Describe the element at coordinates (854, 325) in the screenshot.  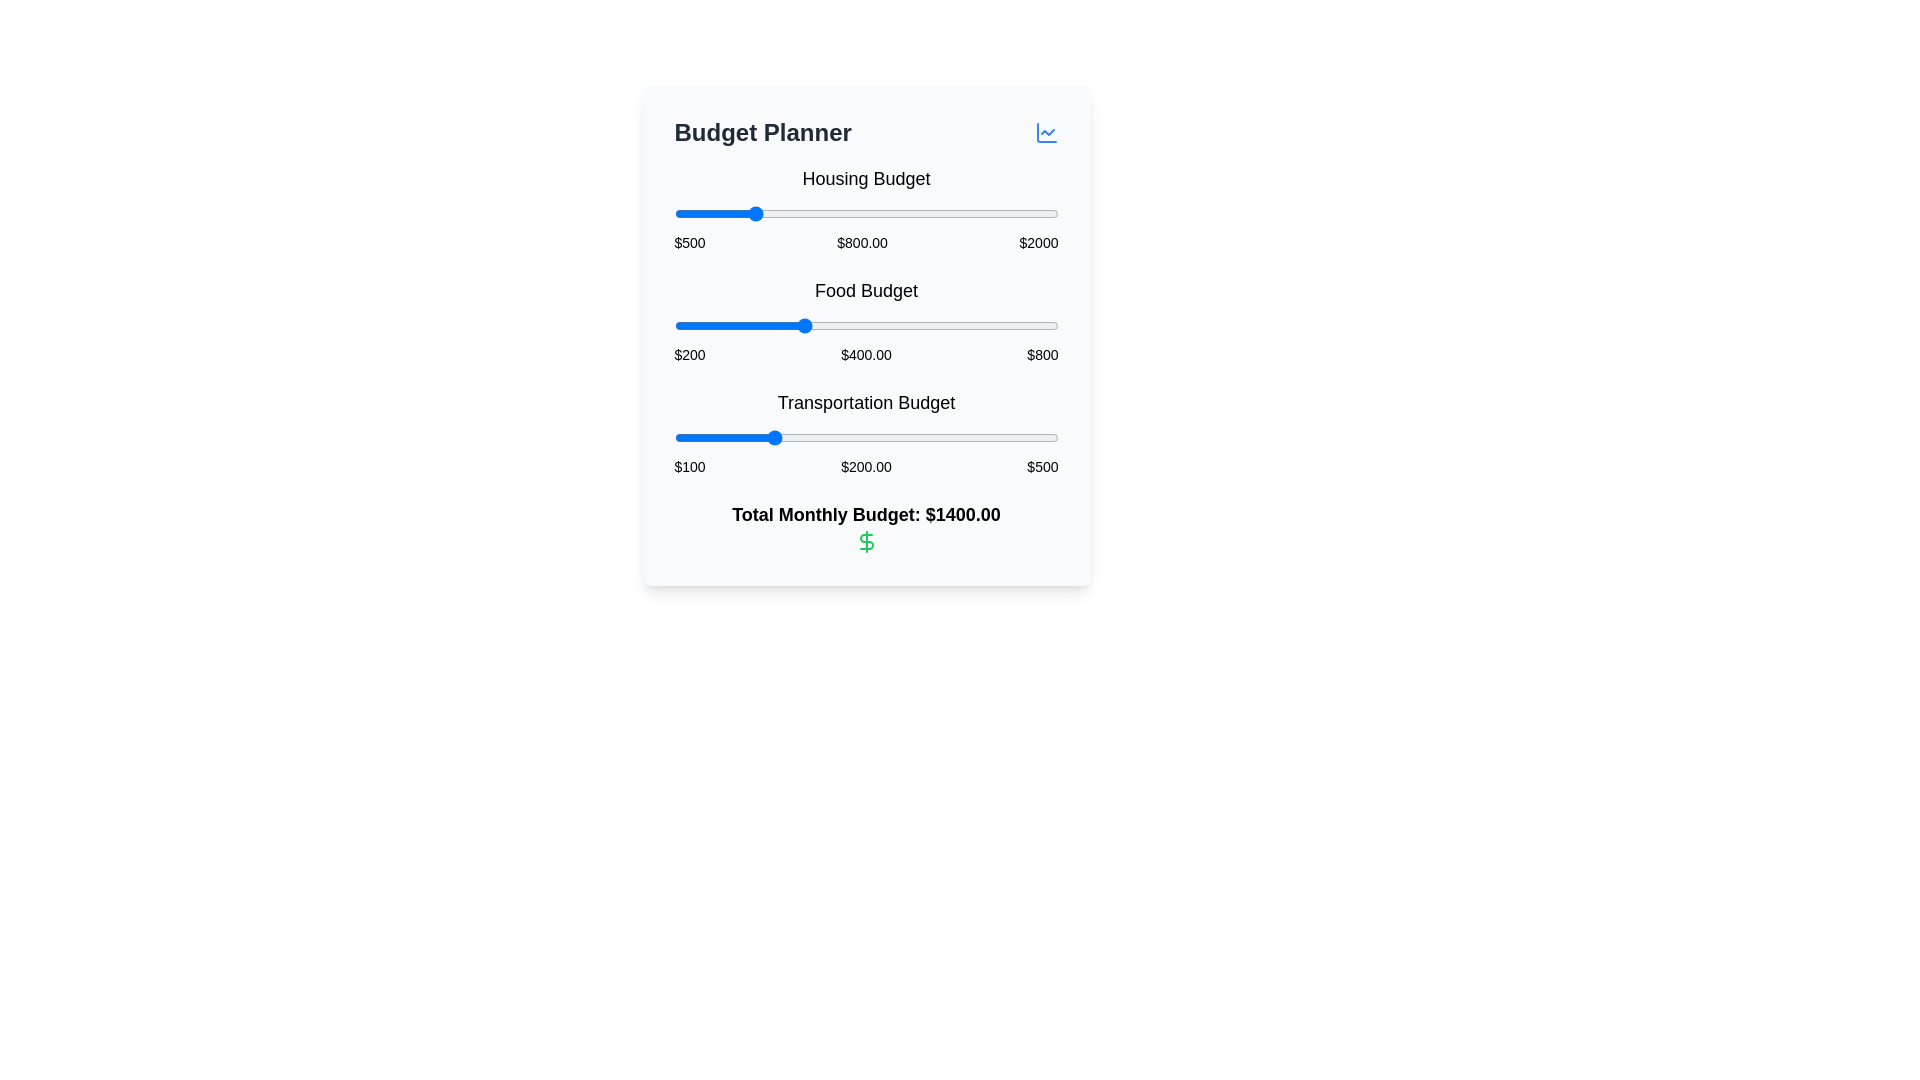
I see `the Food Budget slider value` at that location.